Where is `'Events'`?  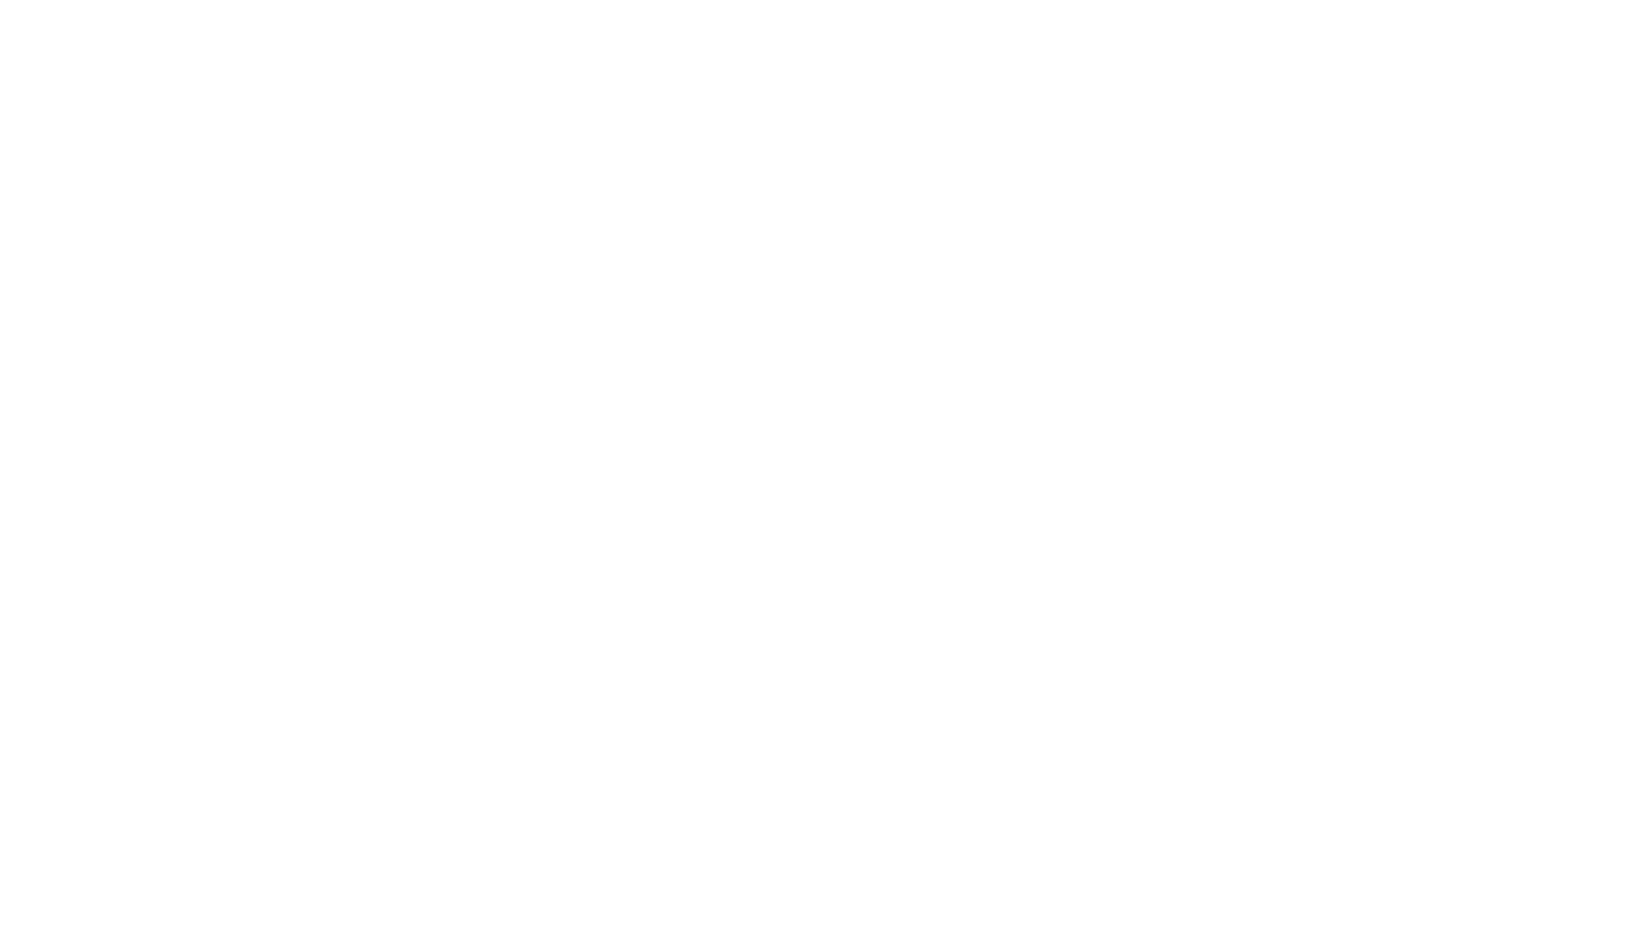
'Events' is located at coordinates (1016, 40).